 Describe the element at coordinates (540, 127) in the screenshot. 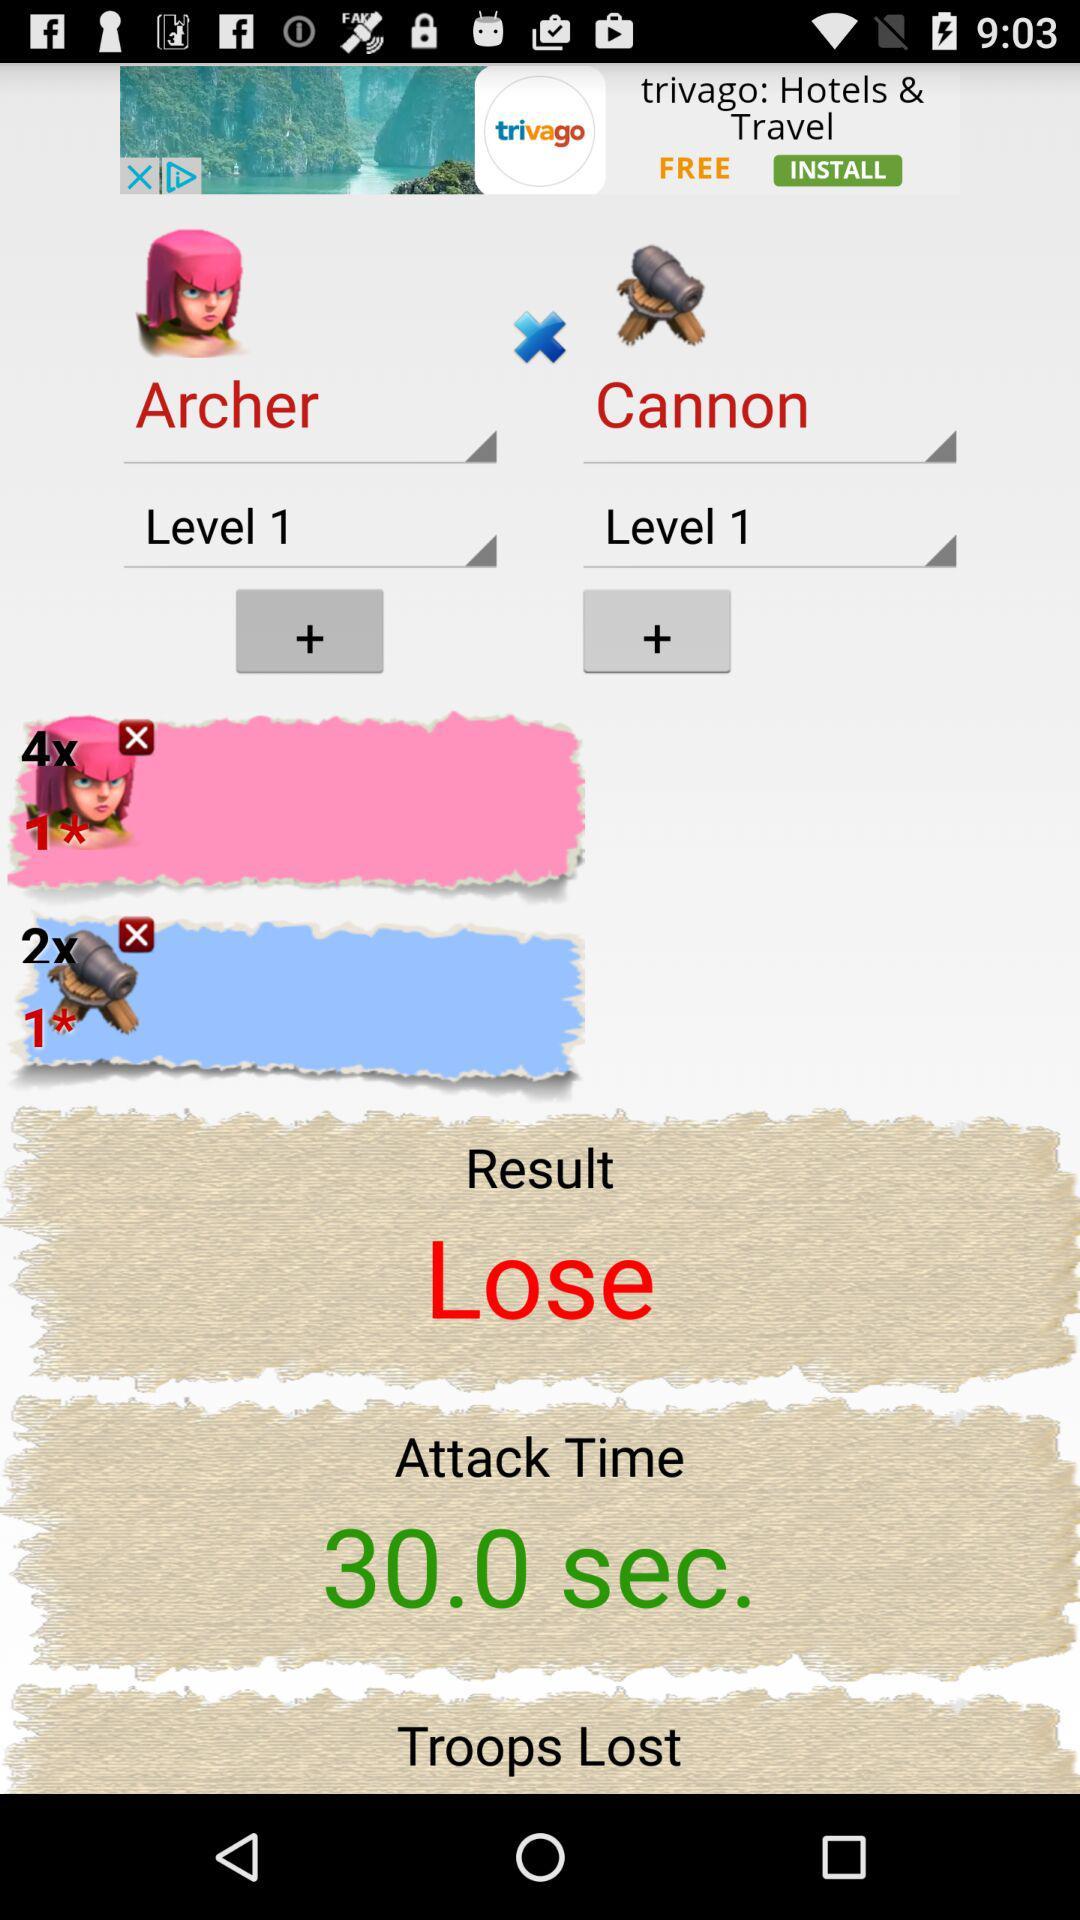

I see `open advertisement` at that location.